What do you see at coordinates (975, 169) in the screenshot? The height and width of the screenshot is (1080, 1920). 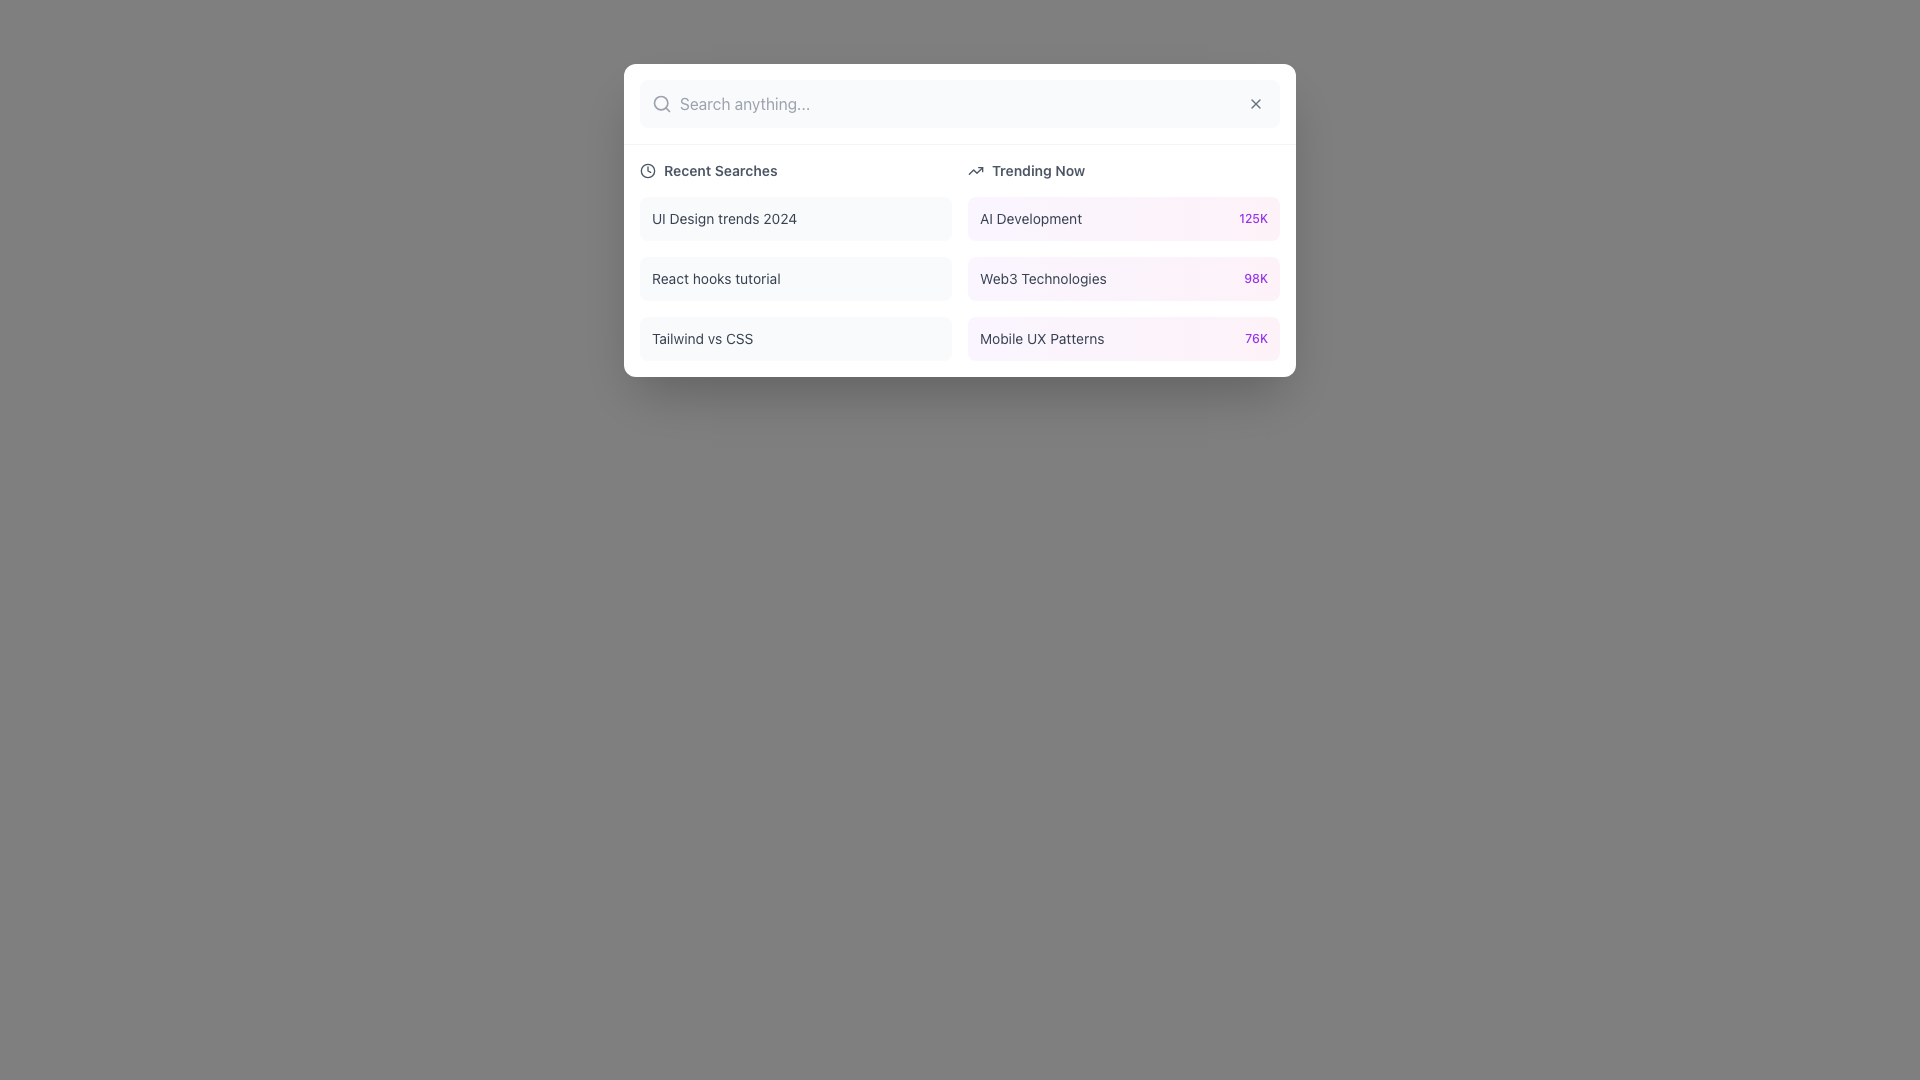 I see `the trending icon located to the left of the 'Trending Now' label in the 'Trending Now' section` at bounding box center [975, 169].